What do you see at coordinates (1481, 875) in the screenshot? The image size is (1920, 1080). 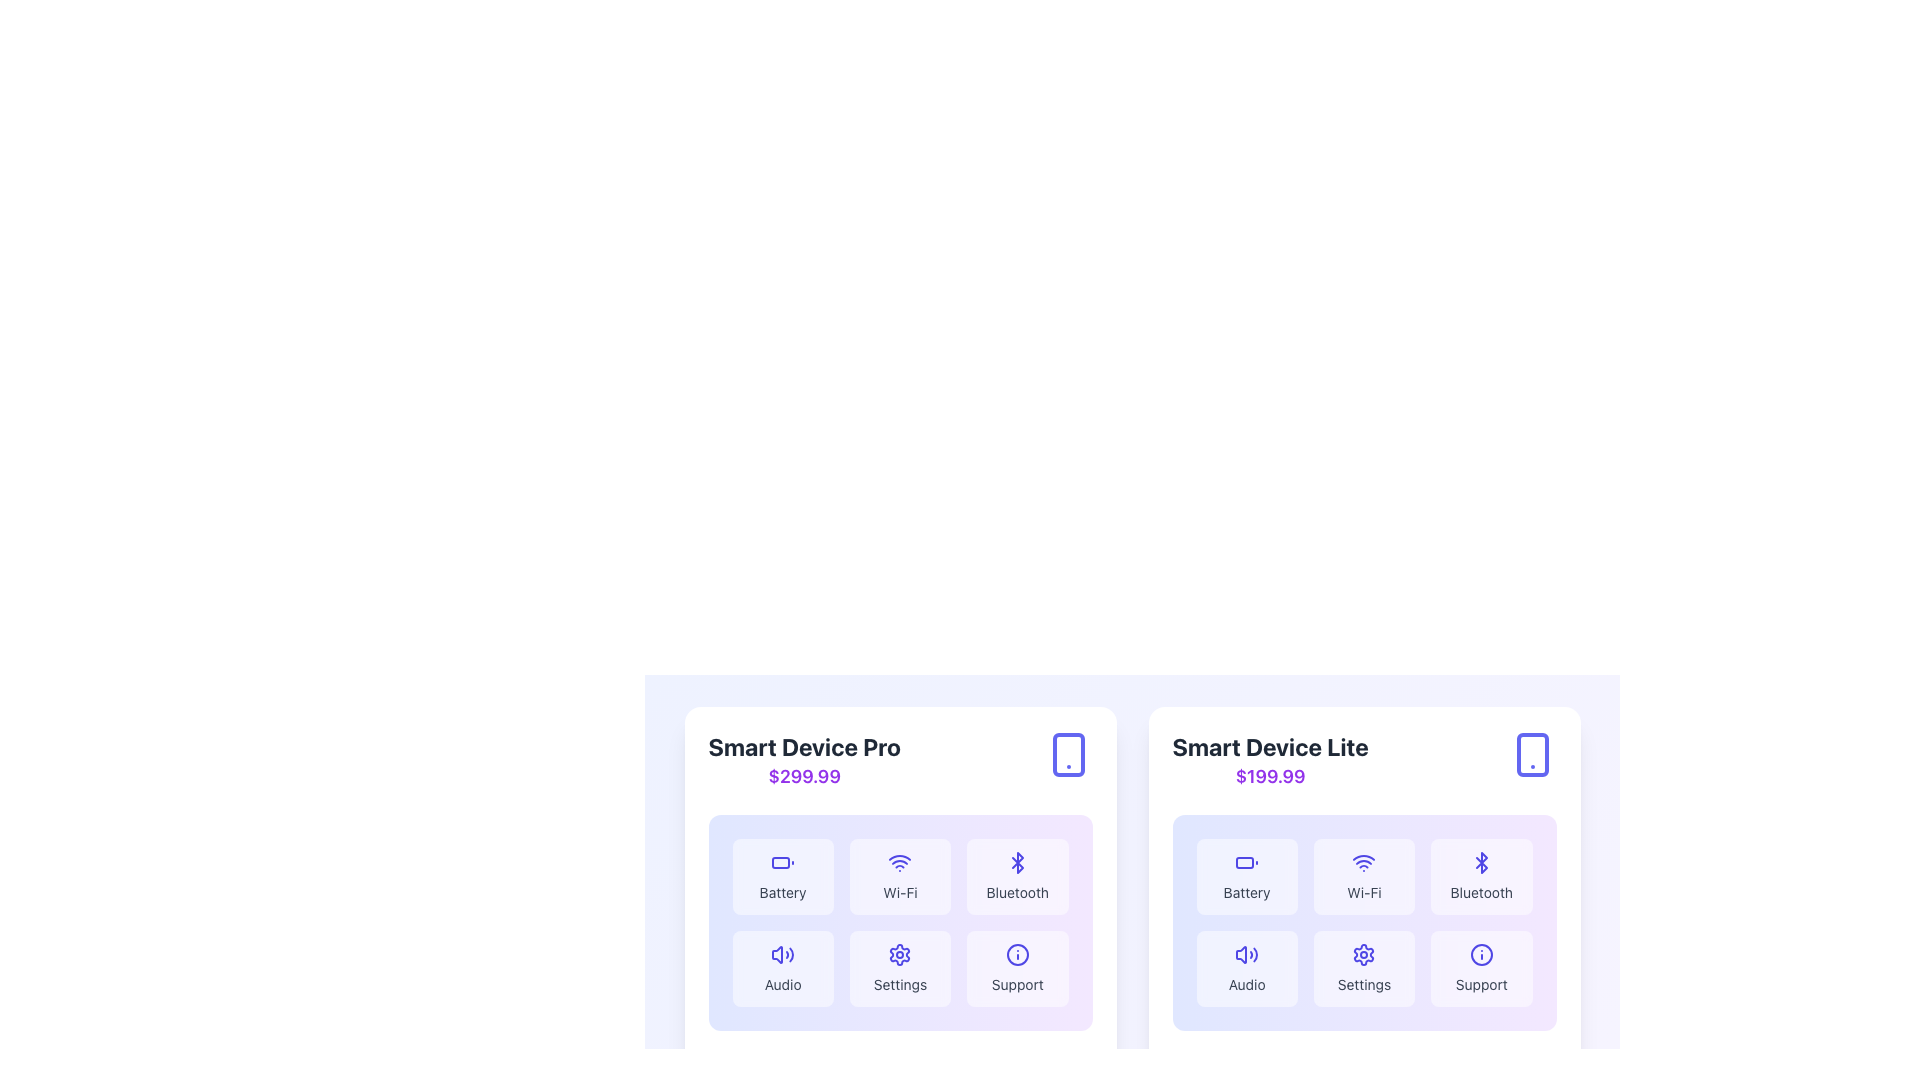 I see `the Bluetooth button located in the third column of the top row within the grid structure` at bounding box center [1481, 875].